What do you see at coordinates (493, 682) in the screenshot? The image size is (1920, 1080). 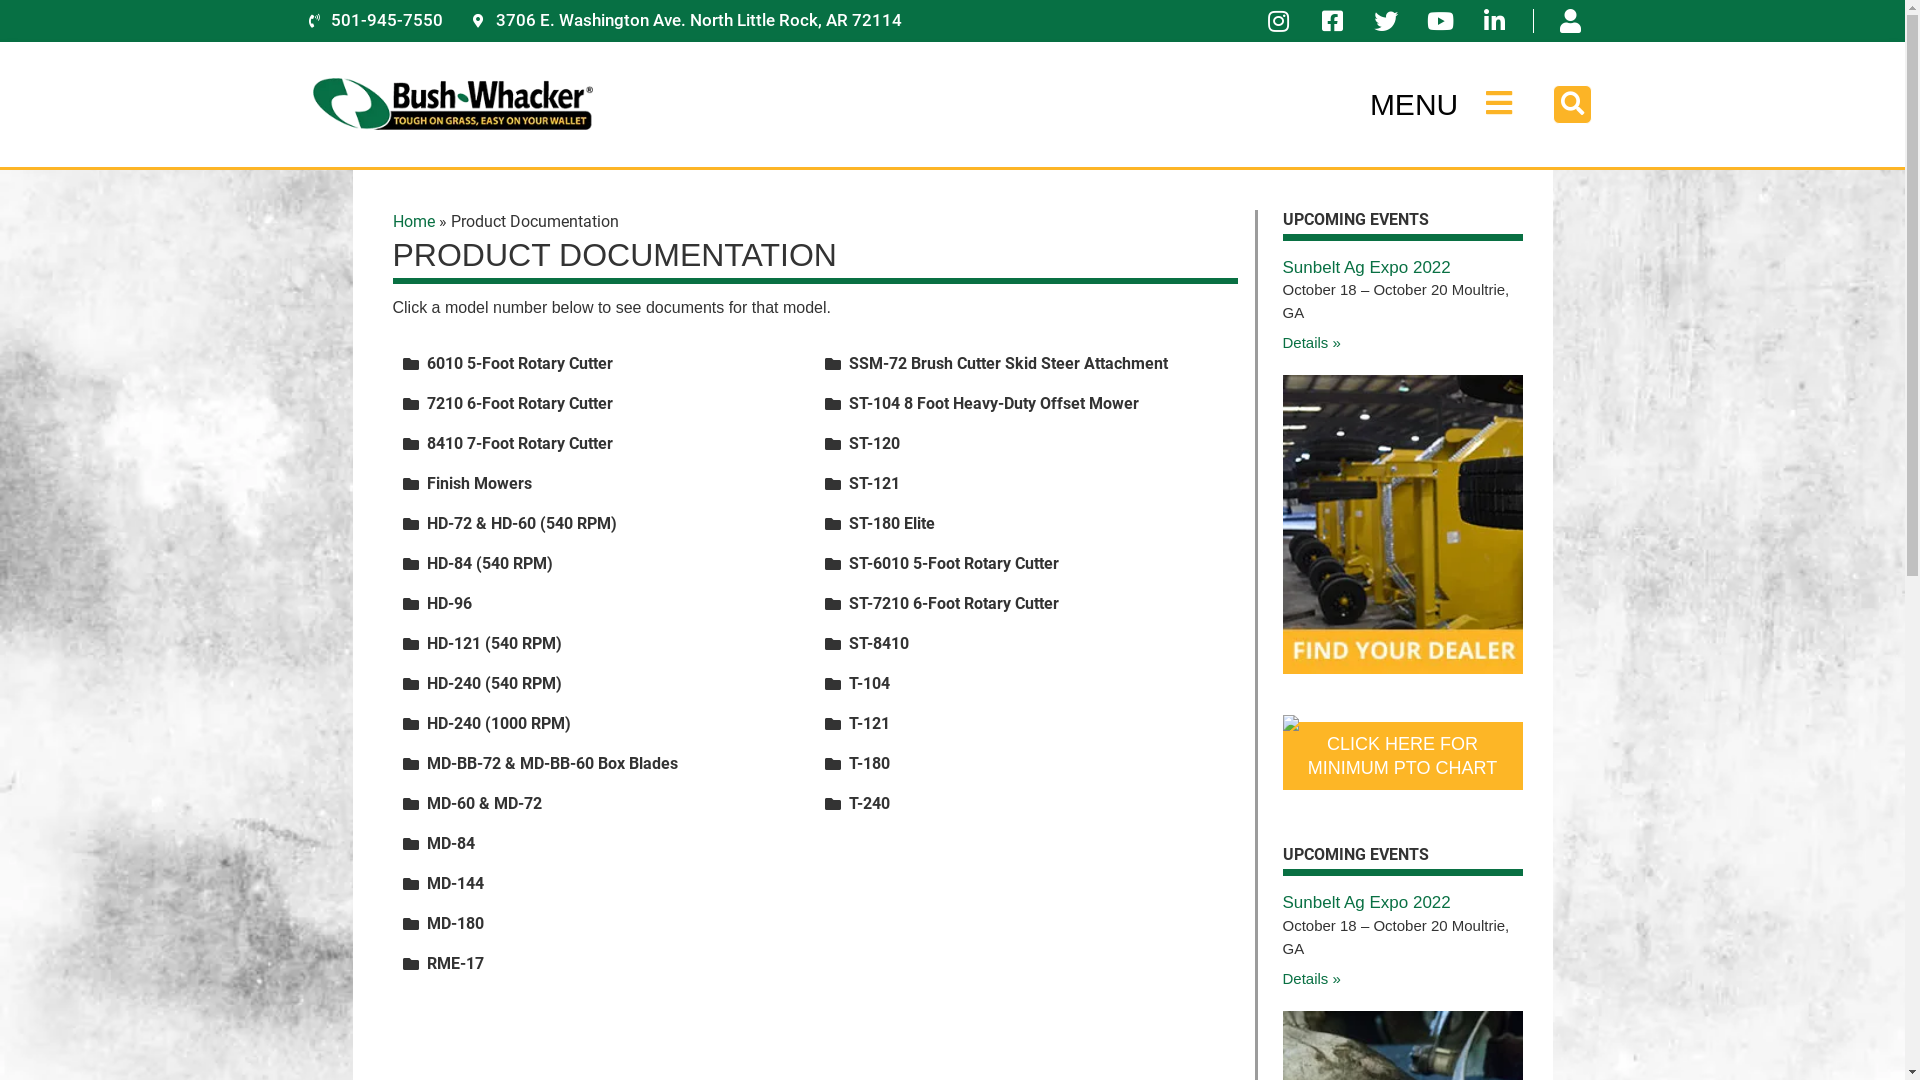 I see `'HD-240 (540 RPM)'` at bounding box center [493, 682].